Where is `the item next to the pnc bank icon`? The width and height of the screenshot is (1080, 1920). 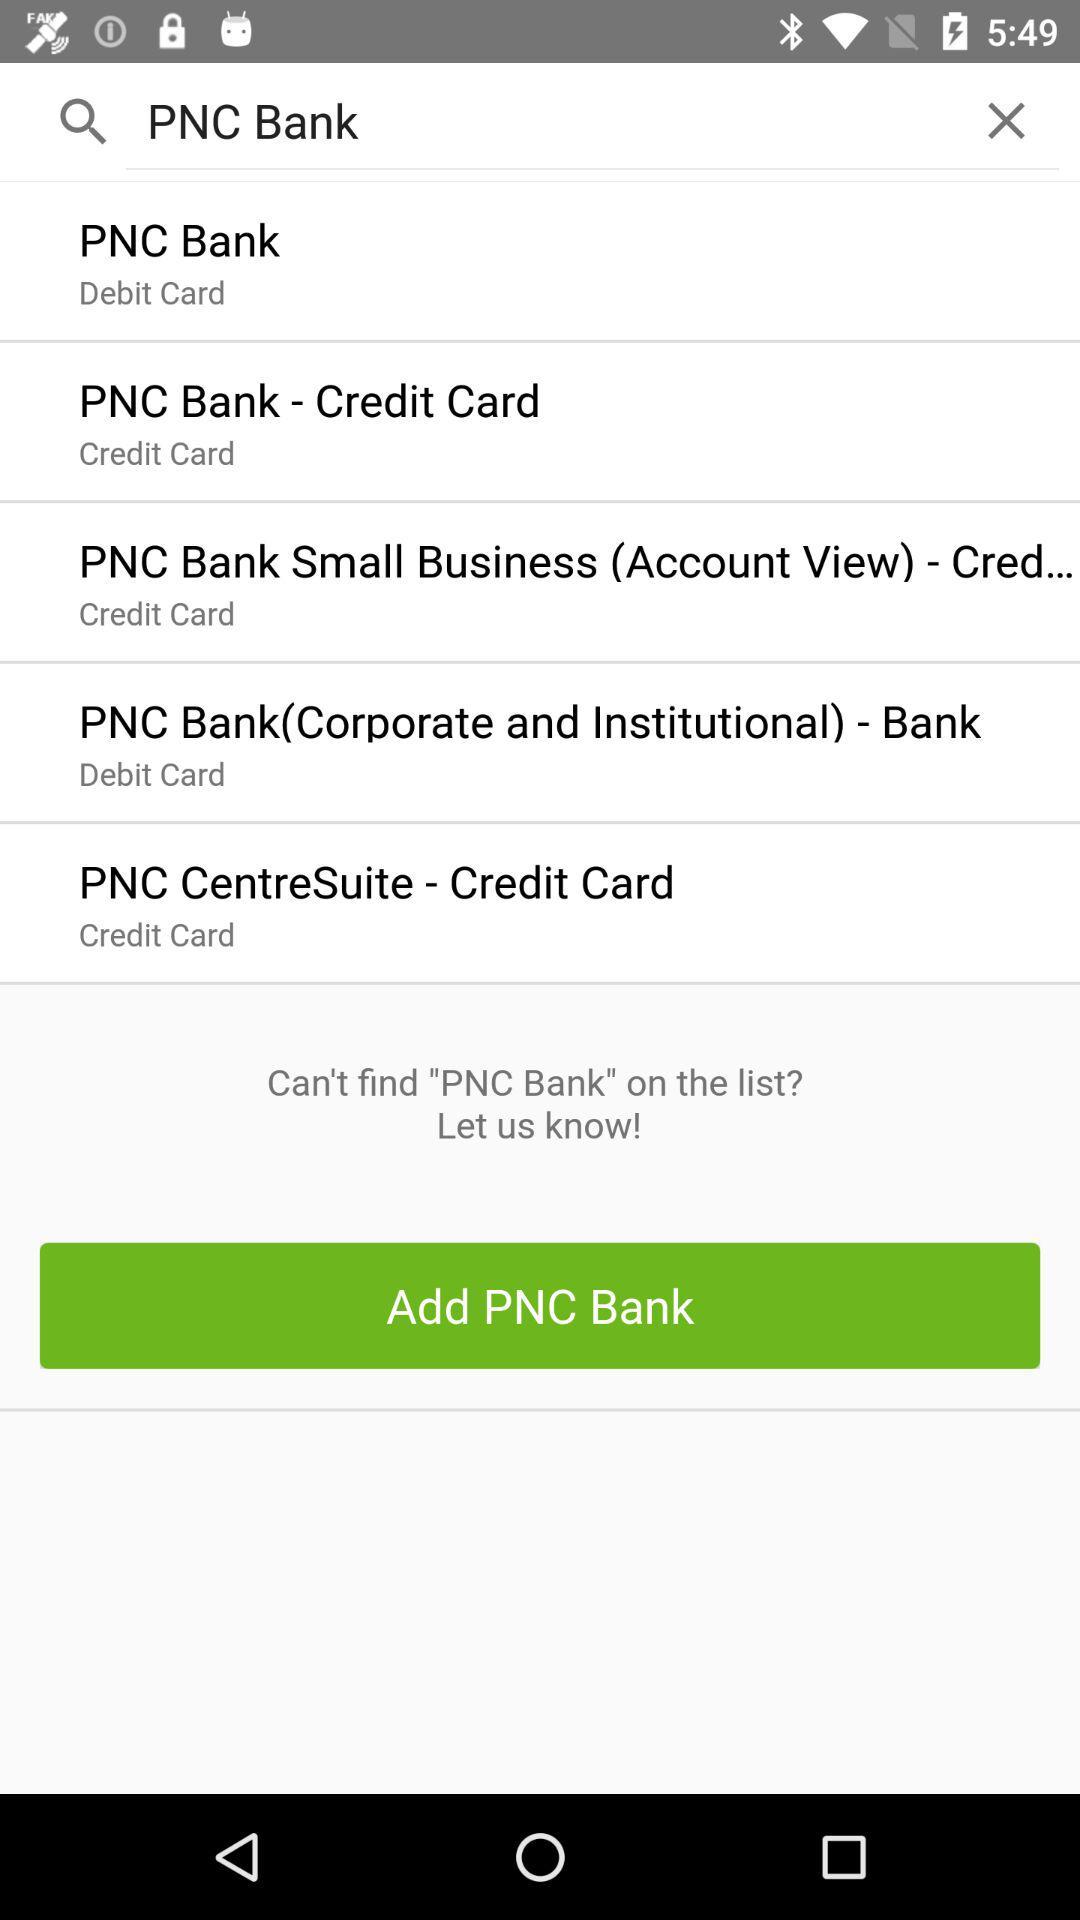
the item next to the pnc bank icon is located at coordinates (1006, 119).